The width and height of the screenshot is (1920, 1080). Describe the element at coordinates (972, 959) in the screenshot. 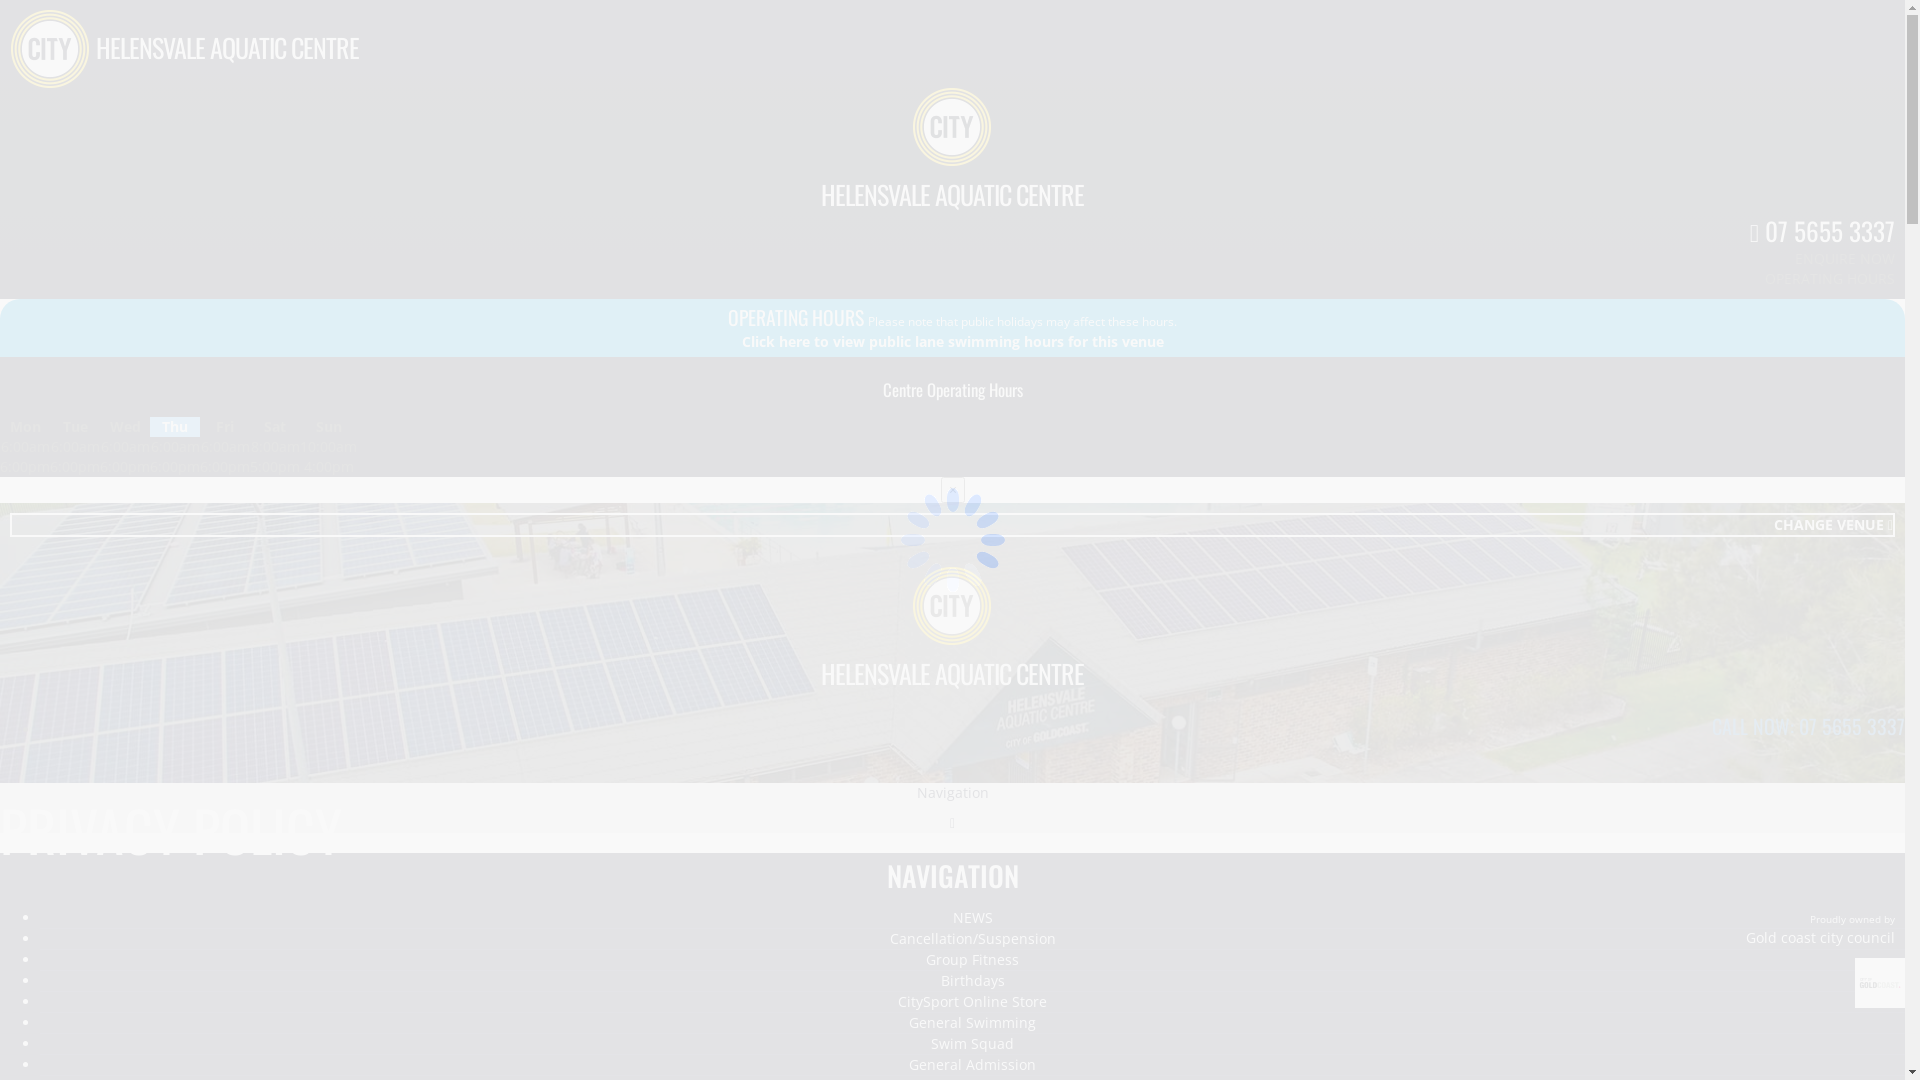

I see `'Group Fitness'` at that location.